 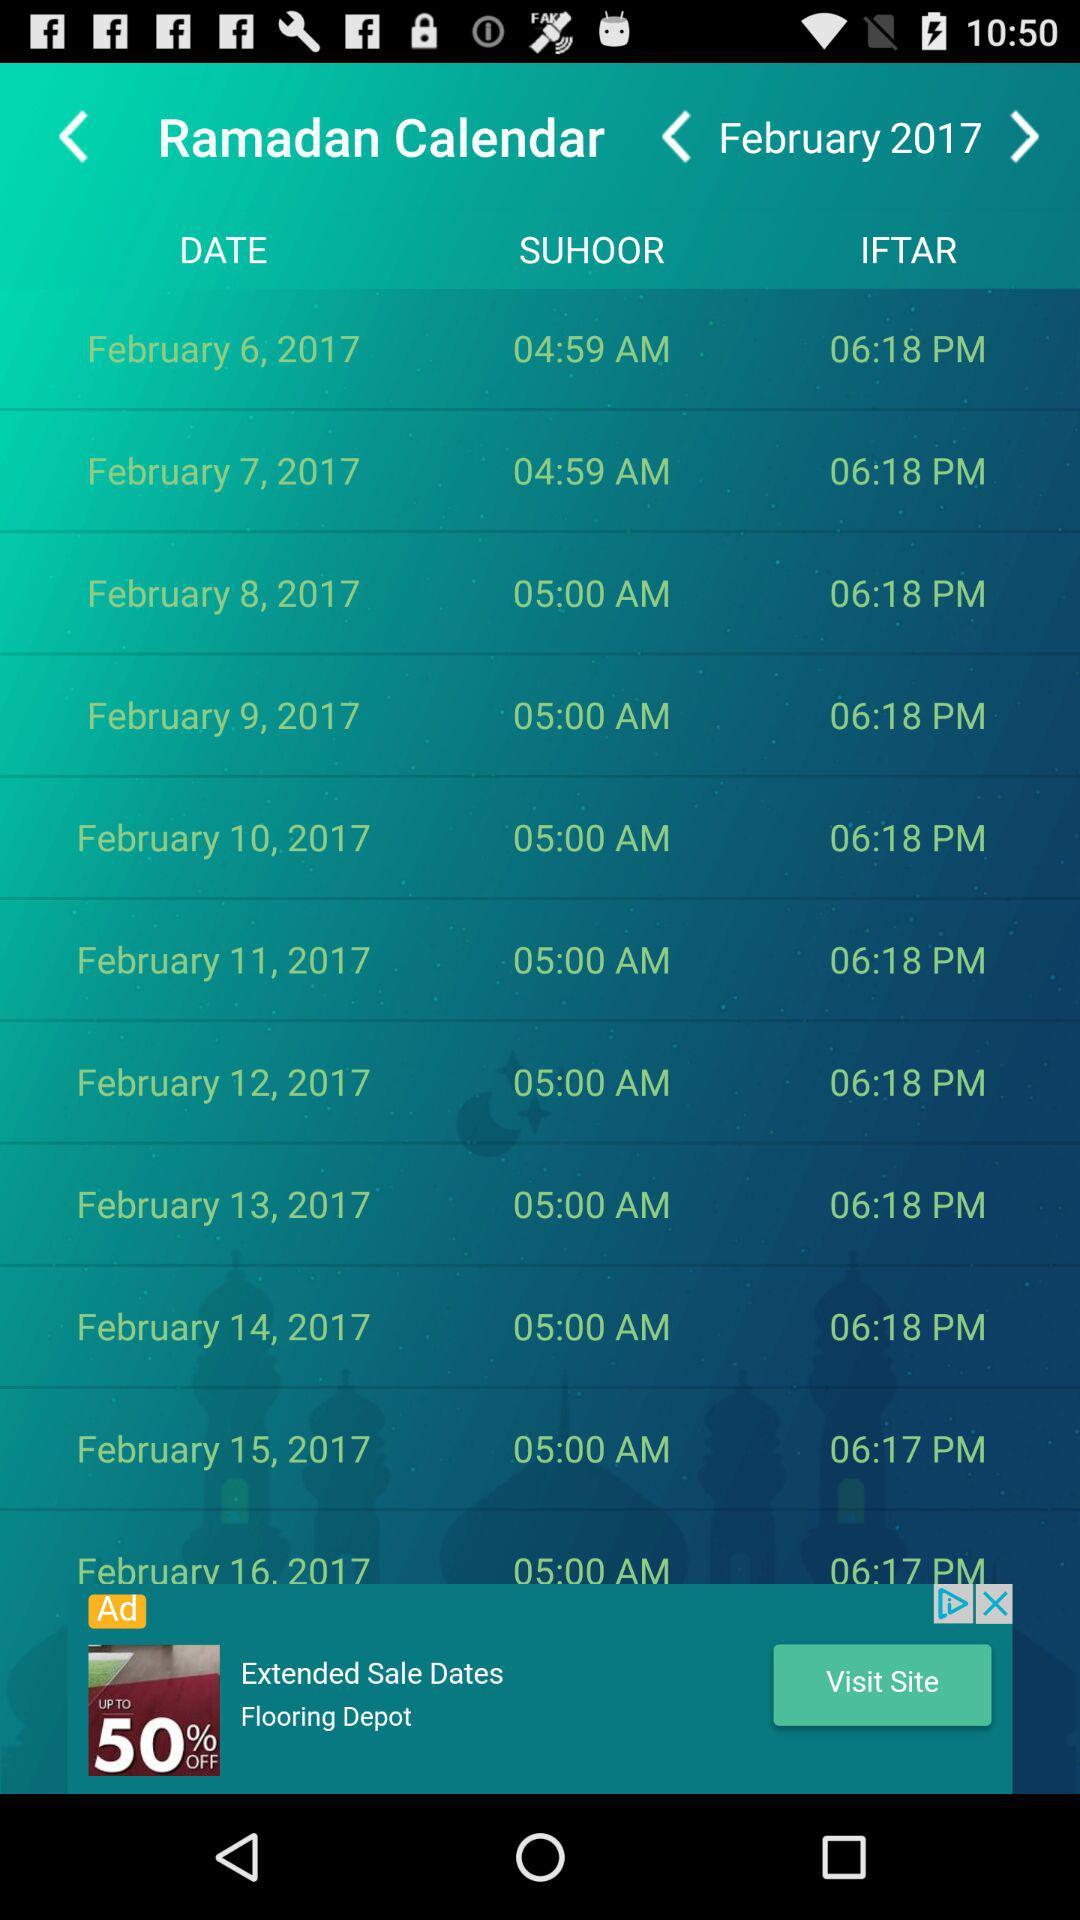 I want to click on go back, so click(x=675, y=135).